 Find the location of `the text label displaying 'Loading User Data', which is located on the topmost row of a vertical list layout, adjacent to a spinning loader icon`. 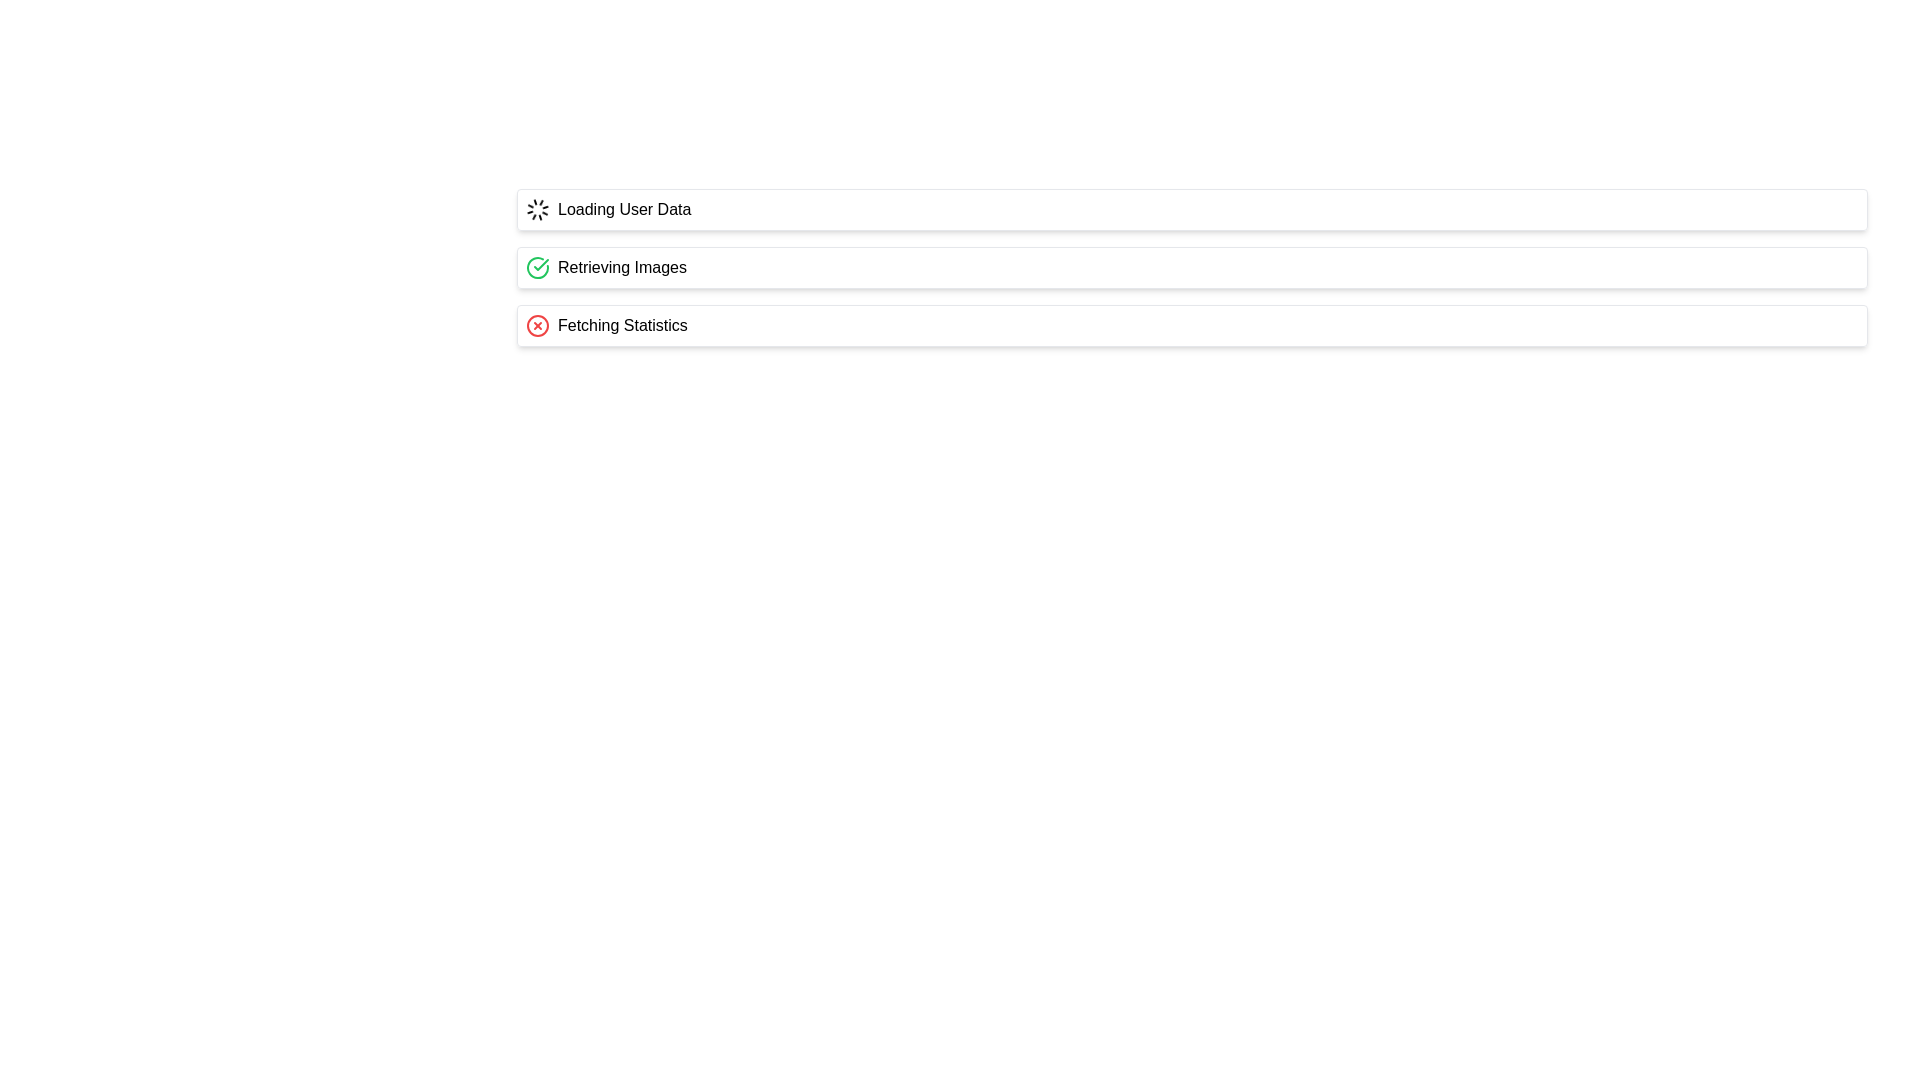

the text label displaying 'Loading User Data', which is located on the topmost row of a vertical list layout, adjacent to a spinning loader icon is located at coordinates (623, 209).